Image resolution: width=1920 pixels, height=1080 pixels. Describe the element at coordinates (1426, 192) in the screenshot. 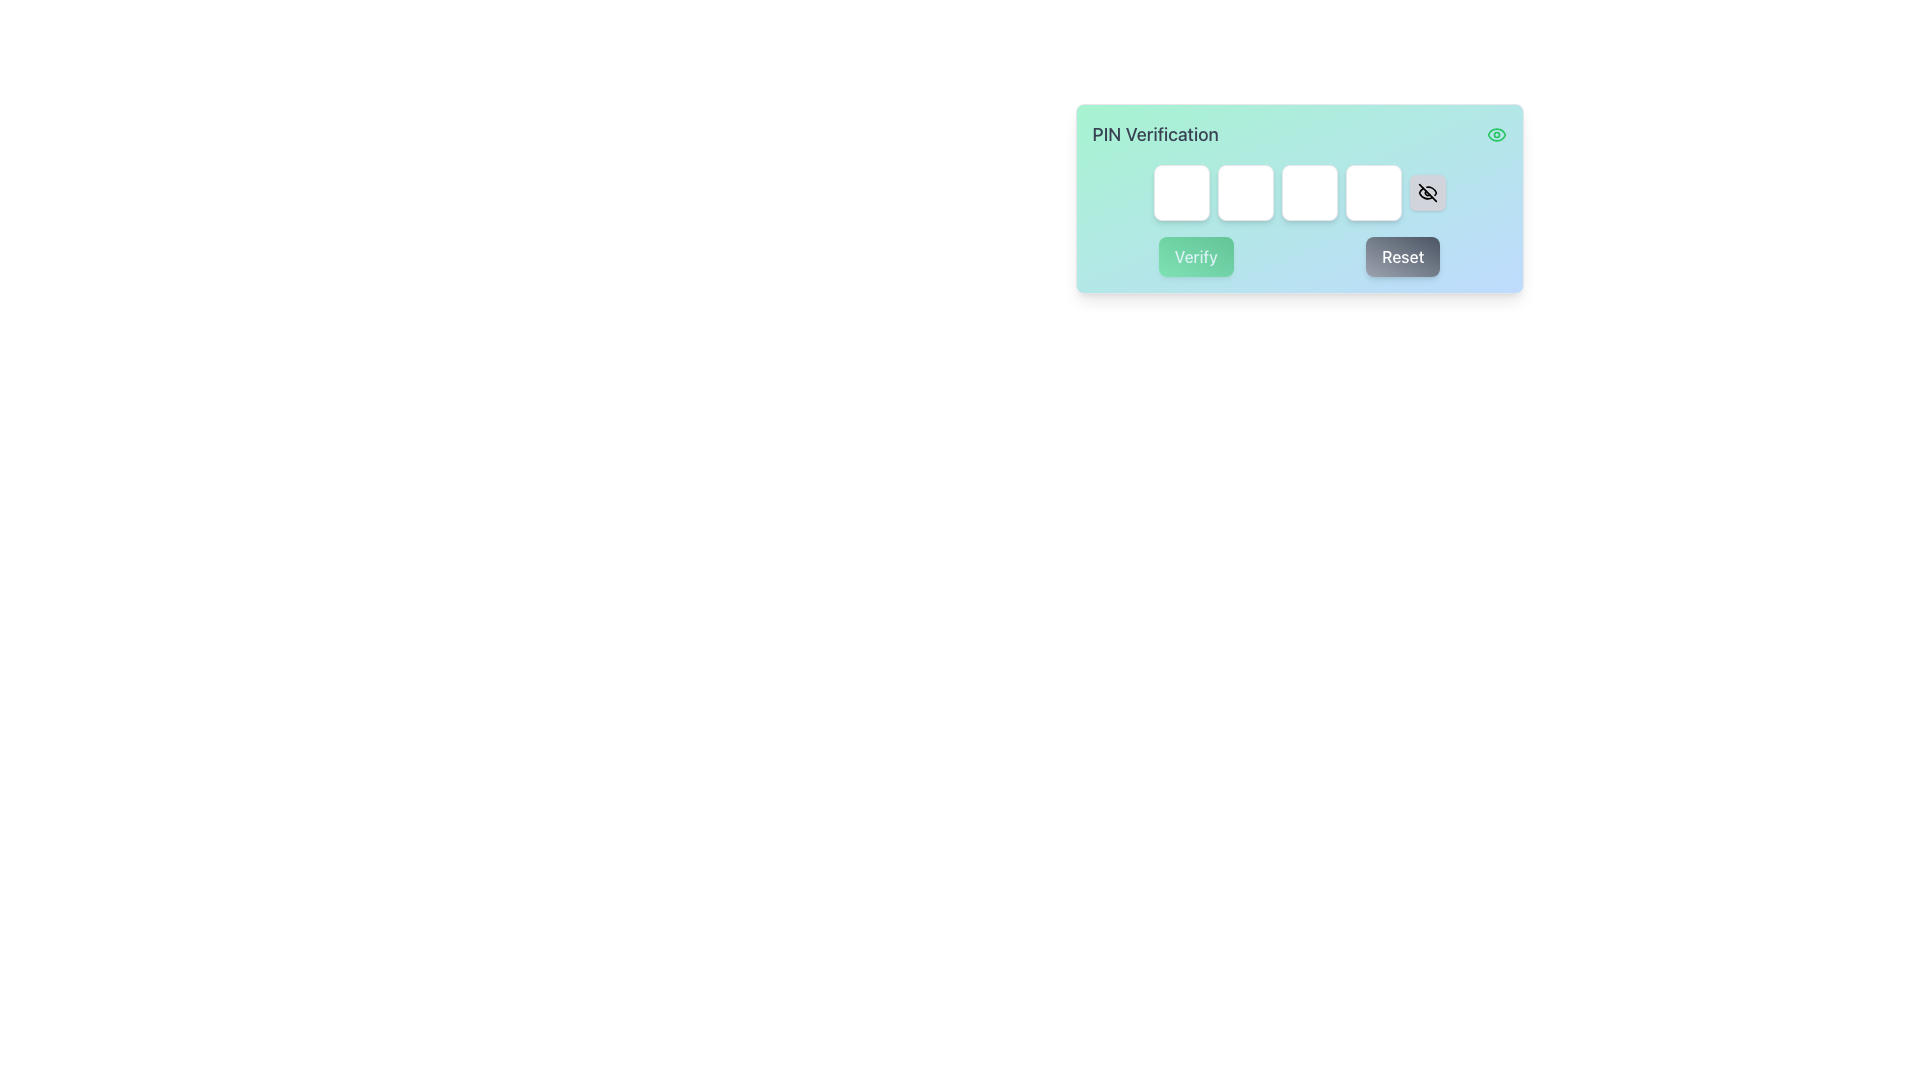

I see `the 'eye-off' icon button located at the far right of the PIN input section` at that location.